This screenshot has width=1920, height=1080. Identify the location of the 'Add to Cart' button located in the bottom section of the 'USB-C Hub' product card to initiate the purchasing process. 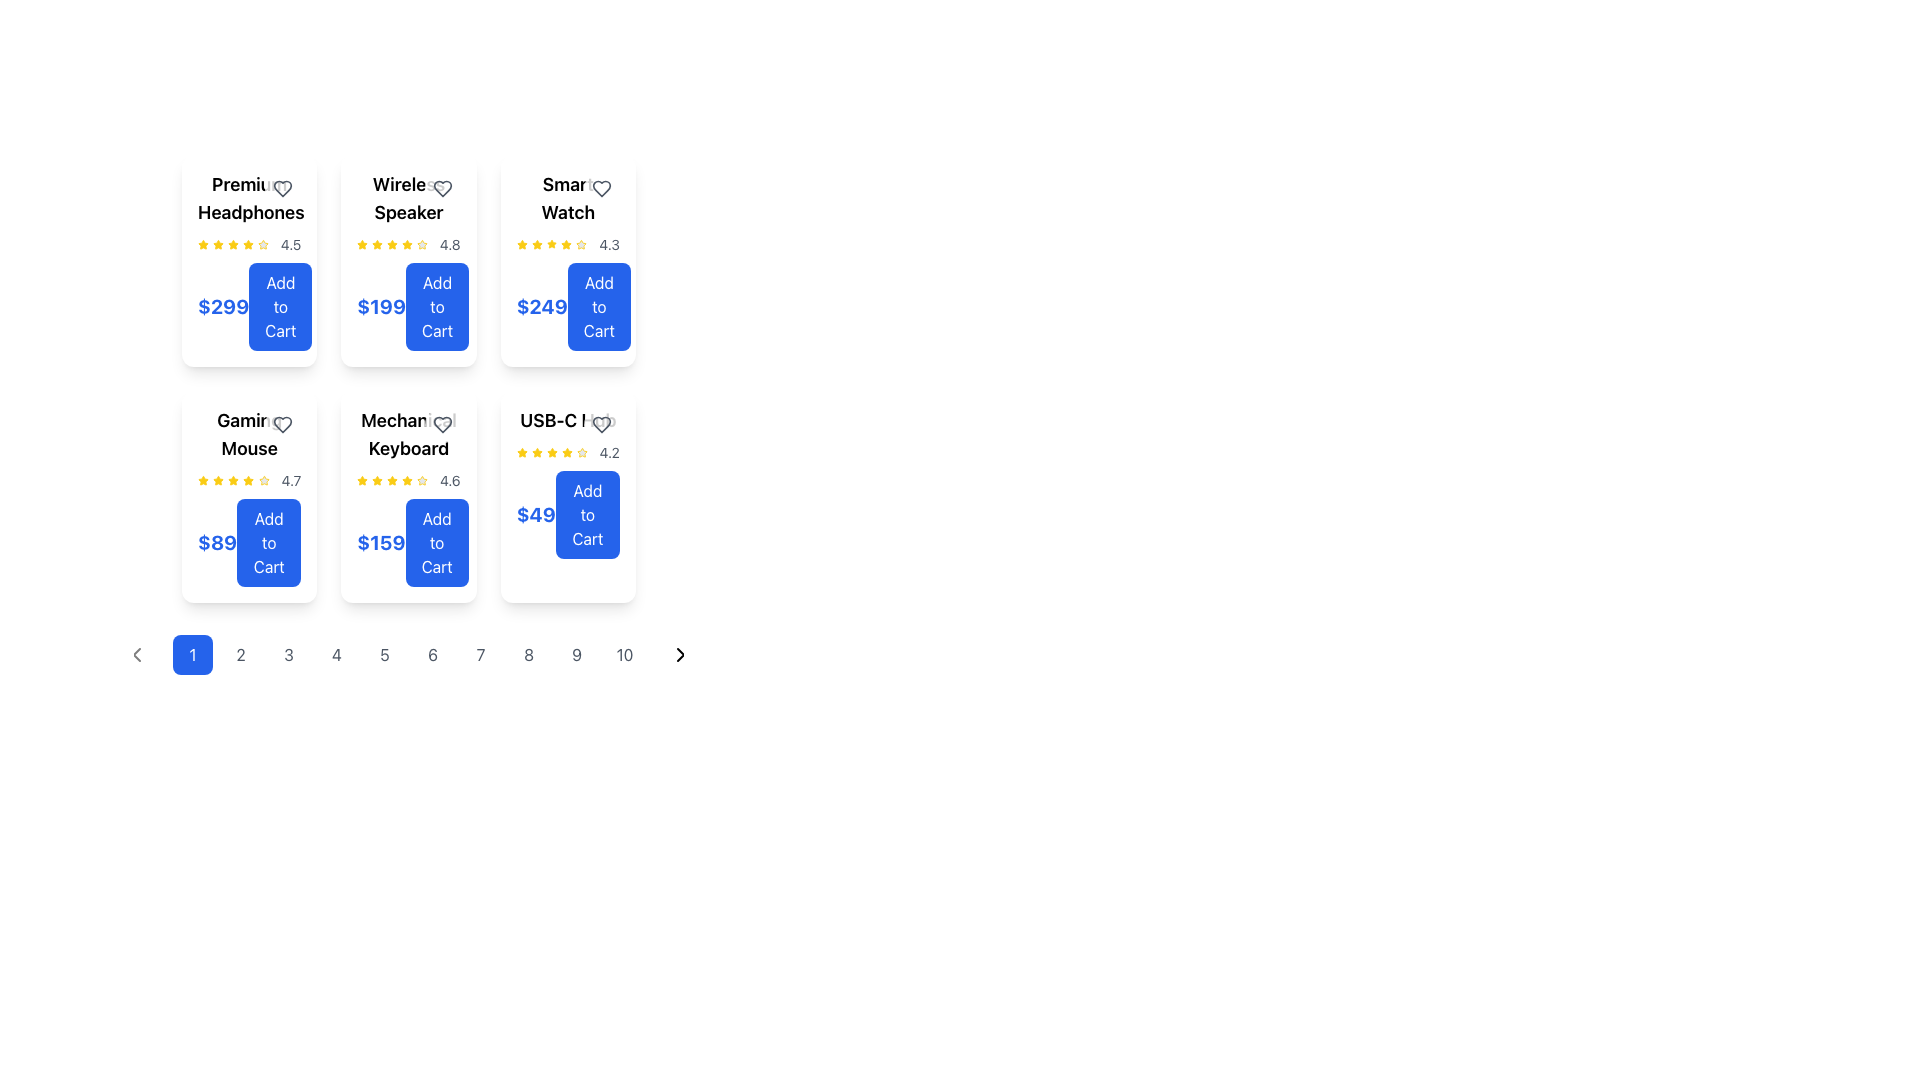
(566, 514).